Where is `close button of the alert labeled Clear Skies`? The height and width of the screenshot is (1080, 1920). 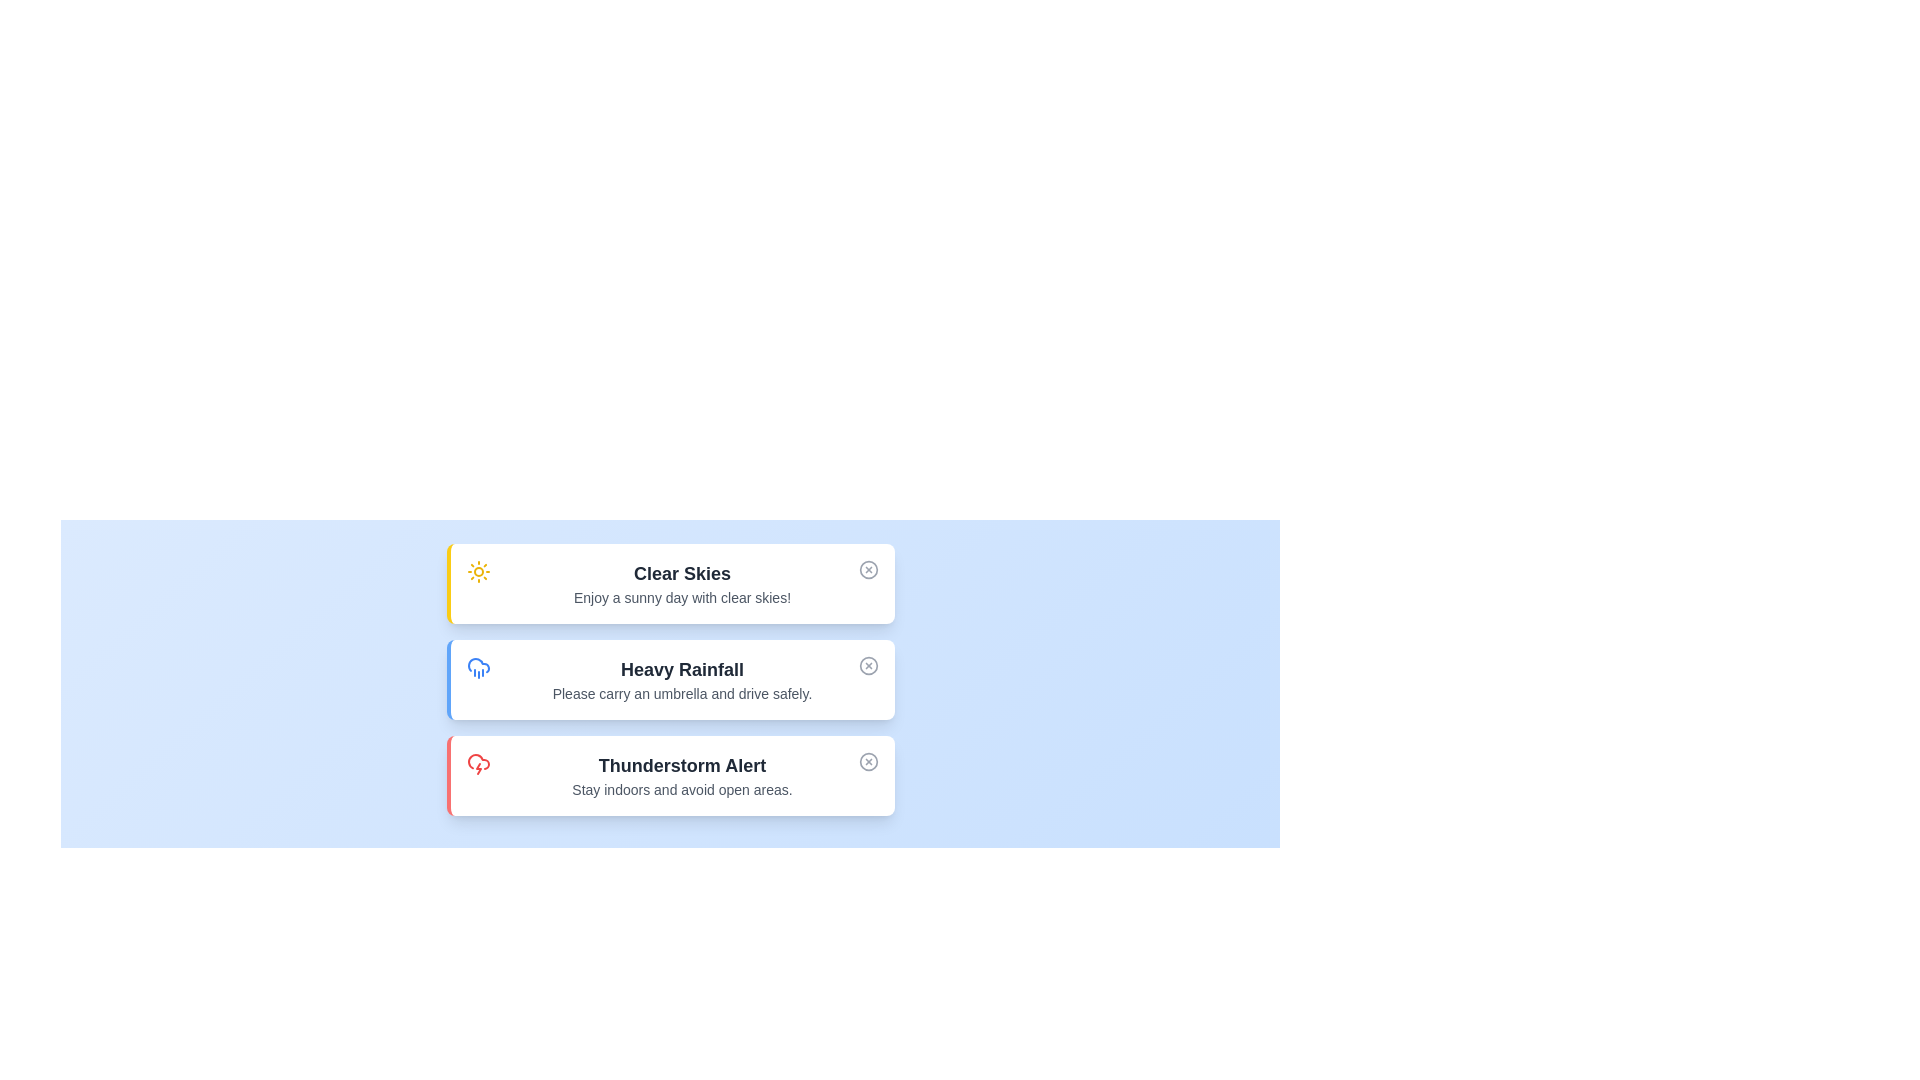
close button of the alert labeled Clear Skies is located at coordinates (868, 570).